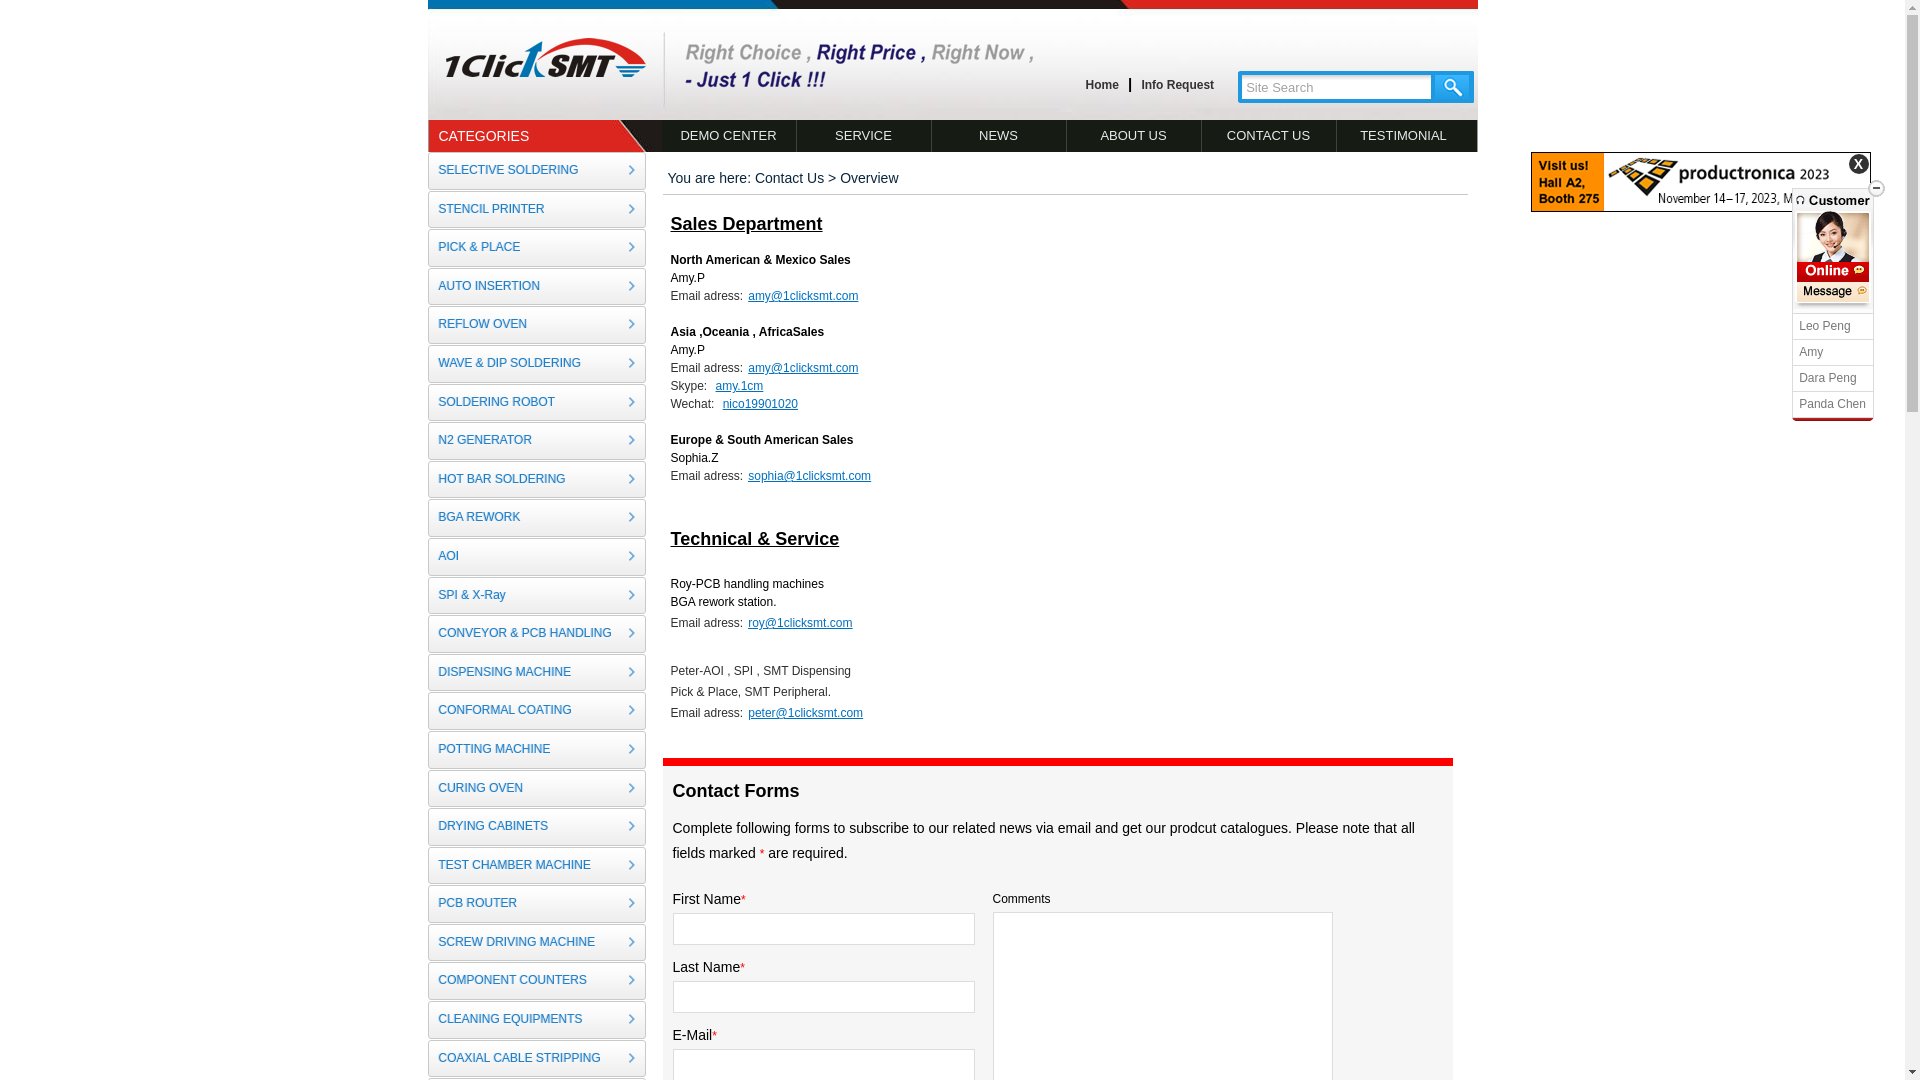 The width and height of the screenshot is (1920, 1080). What do you see at coordinates (1335, 135) in the screenshot?
I see `'TESTIMONIAL'` at bounding box center [1335, 135].